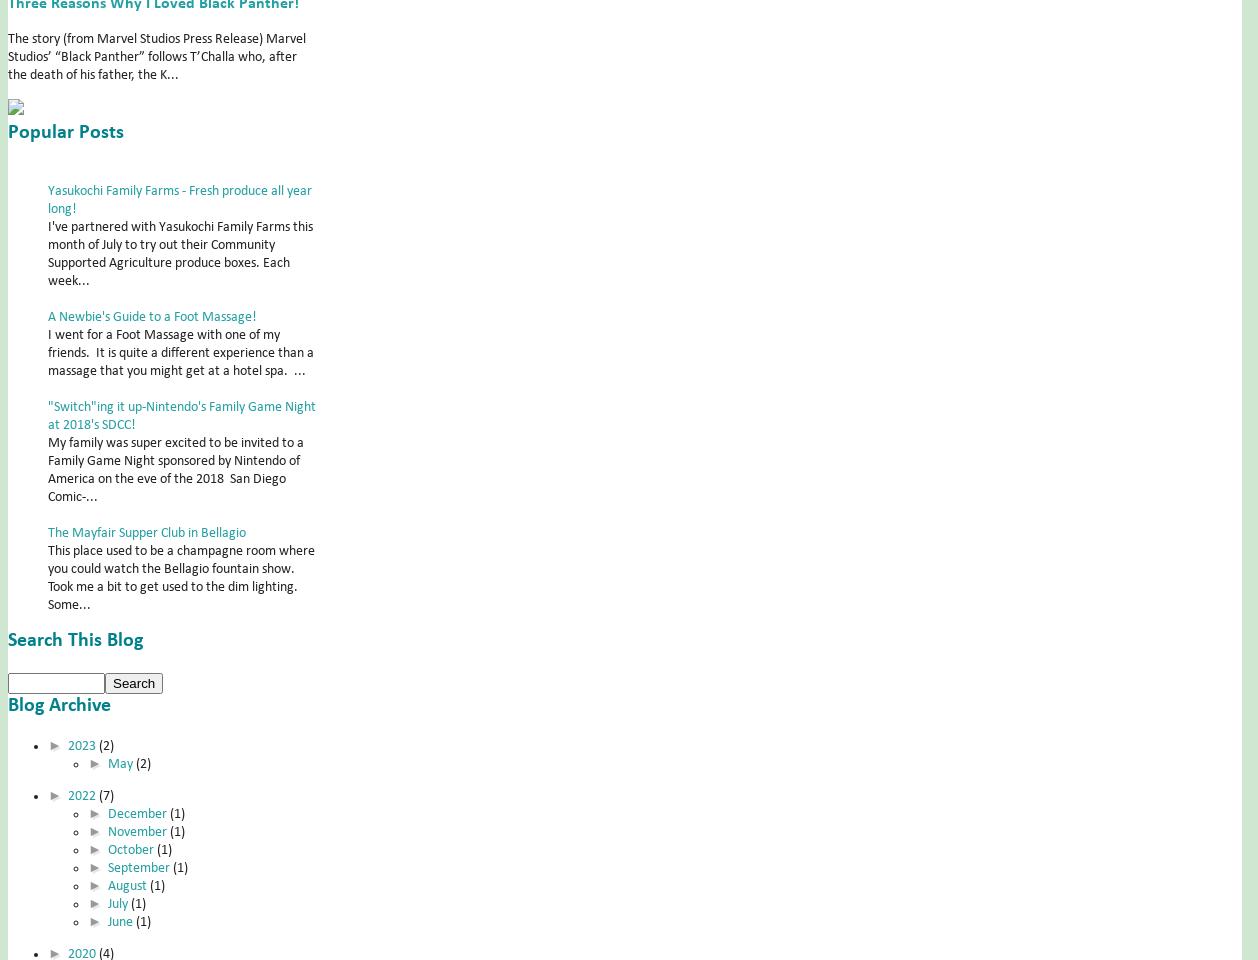 Image resolution: width=1258 pixels, height=960 pixels. Describe the element at coordinates (75, 639) in the screenshot. I see `'Search This Blog'` at that location.